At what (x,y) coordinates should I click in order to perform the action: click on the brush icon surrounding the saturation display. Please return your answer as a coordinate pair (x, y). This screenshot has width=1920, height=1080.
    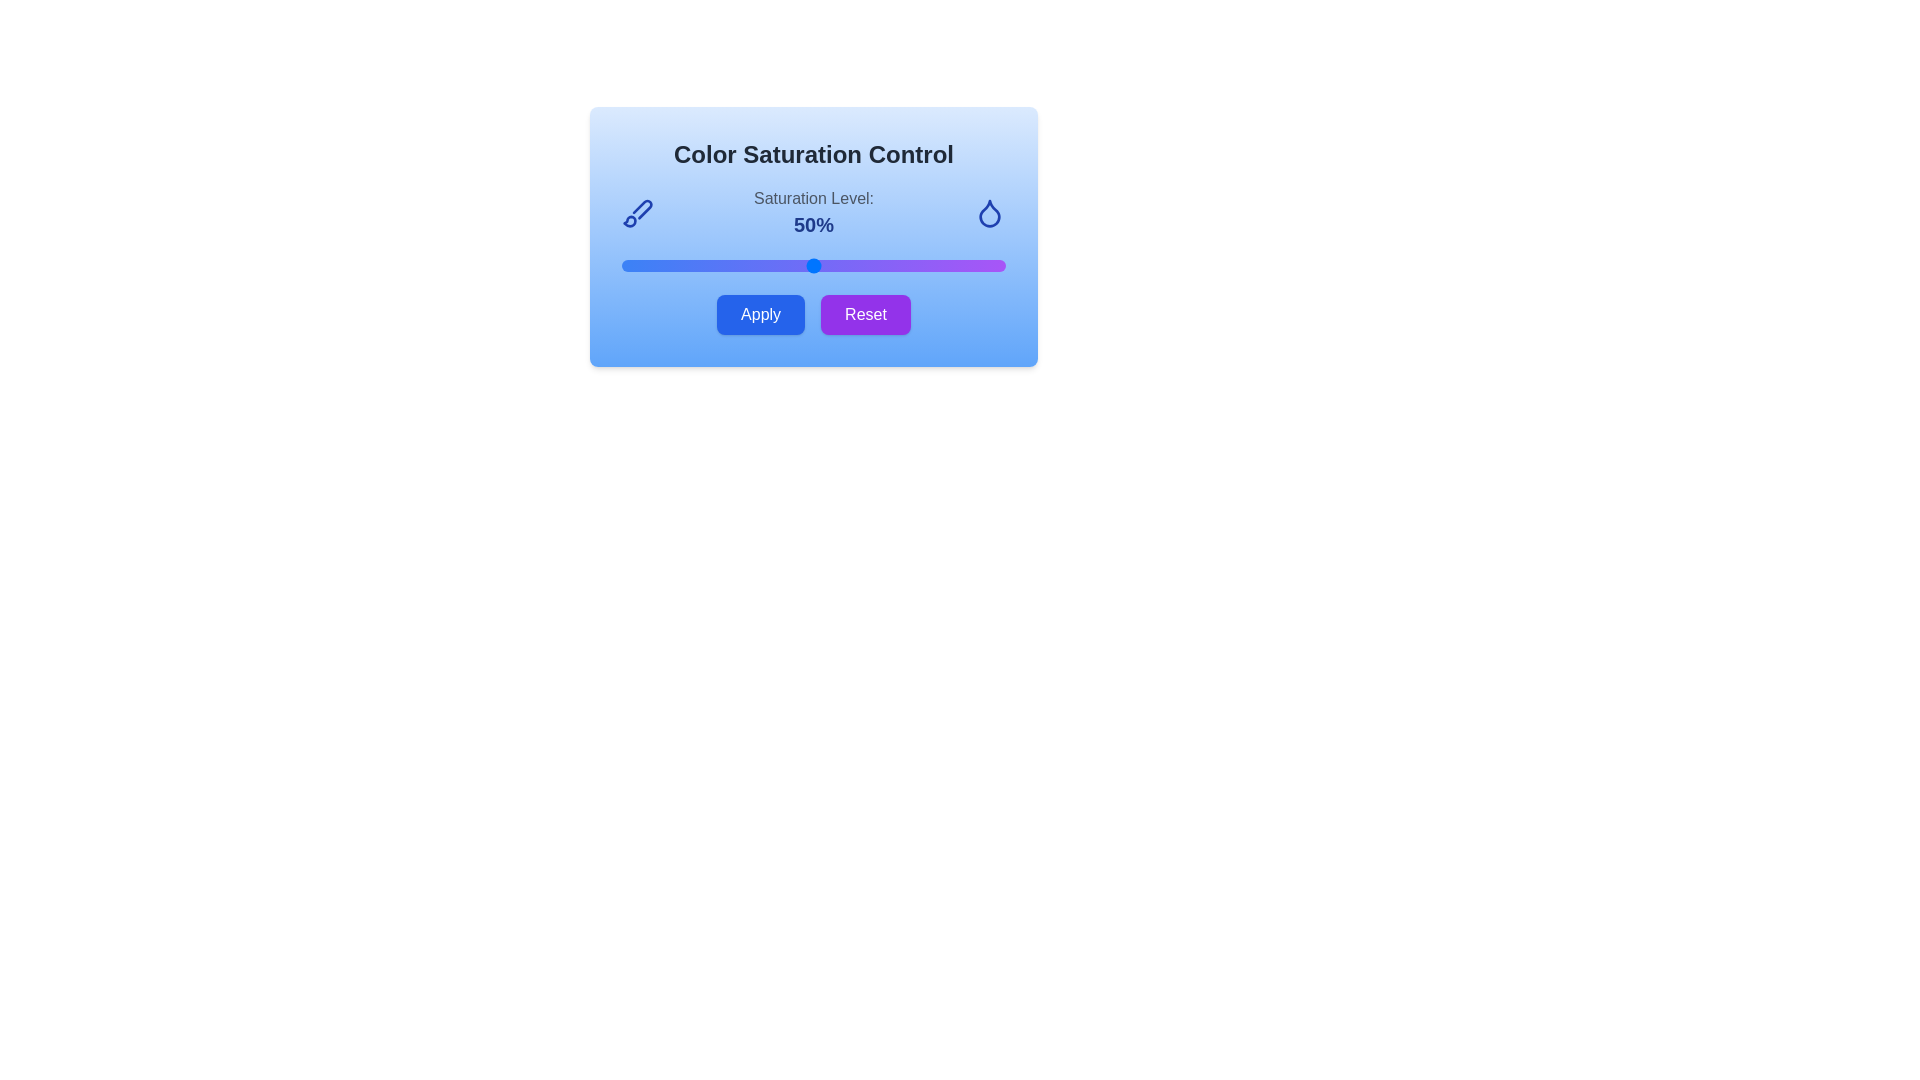
    Looking at the image, I should click on (637, 212).